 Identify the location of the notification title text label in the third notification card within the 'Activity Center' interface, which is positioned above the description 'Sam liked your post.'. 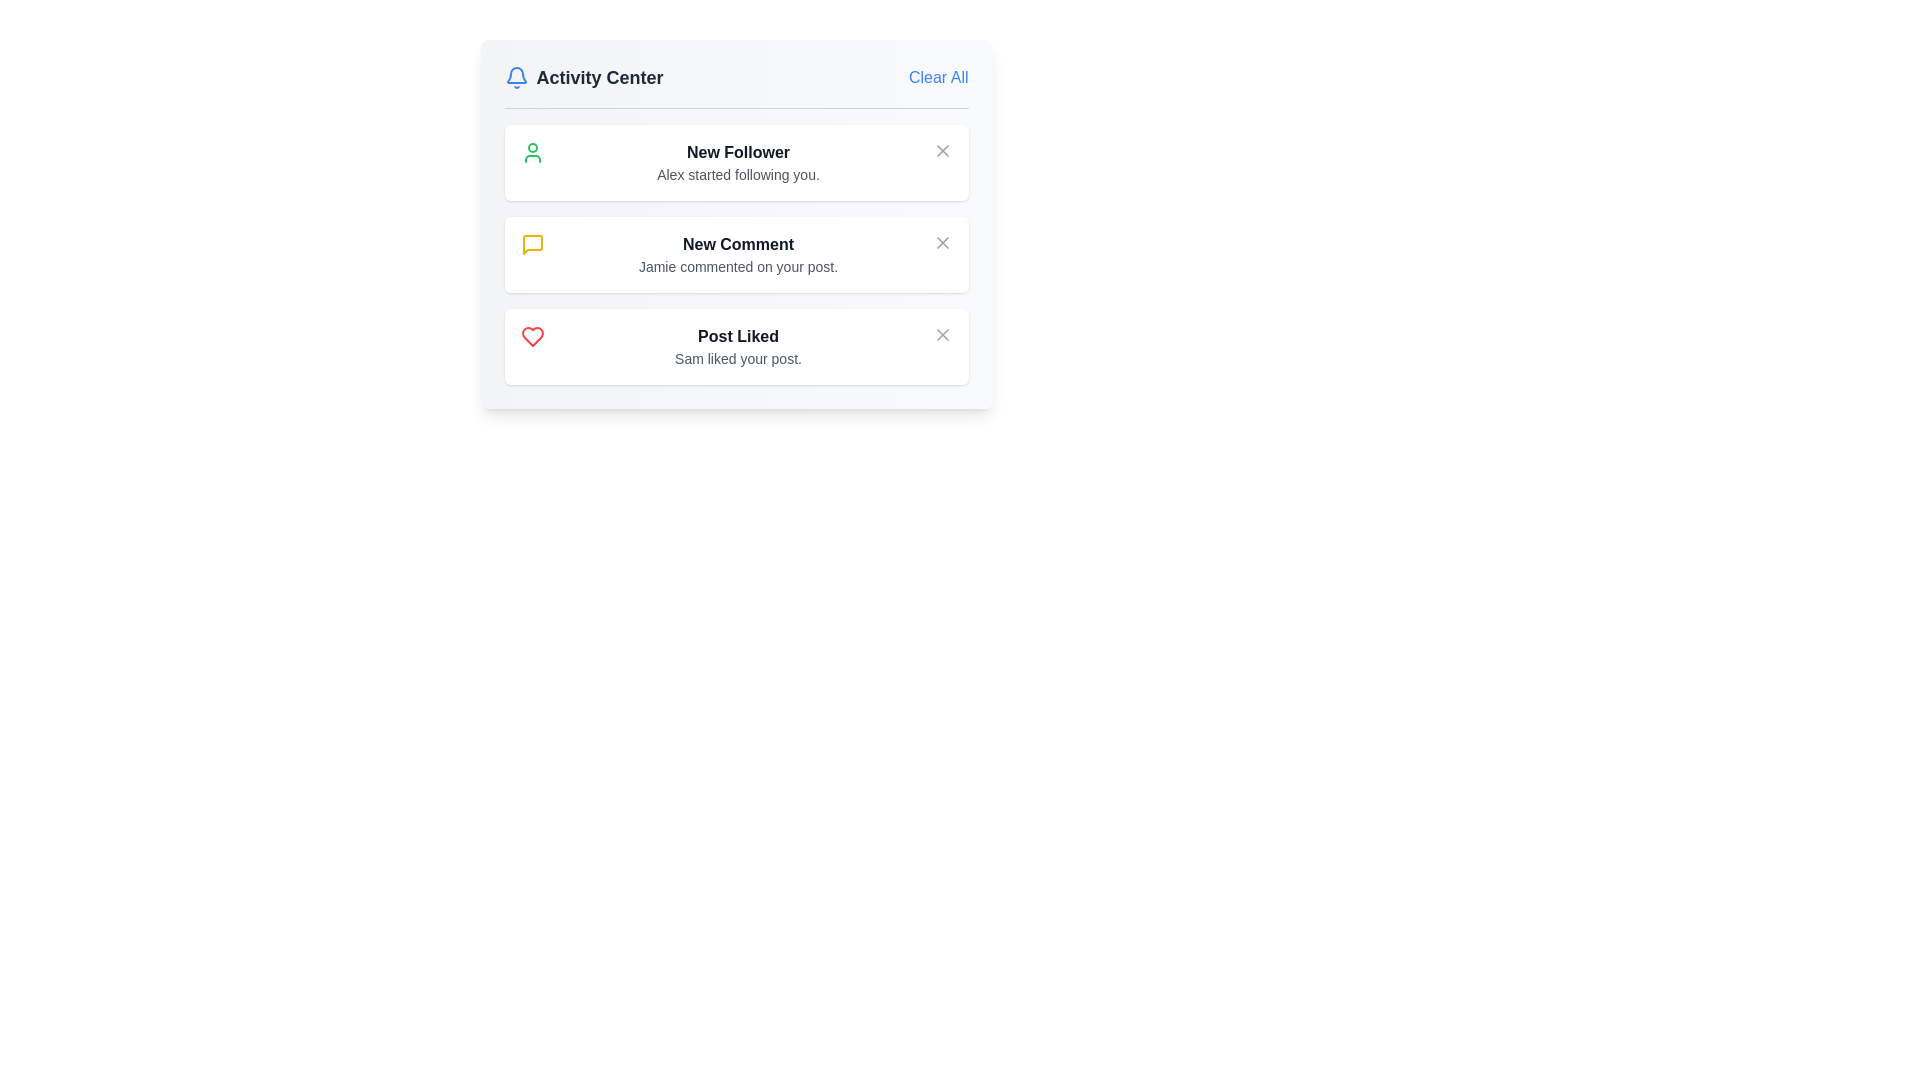
(737, 335).